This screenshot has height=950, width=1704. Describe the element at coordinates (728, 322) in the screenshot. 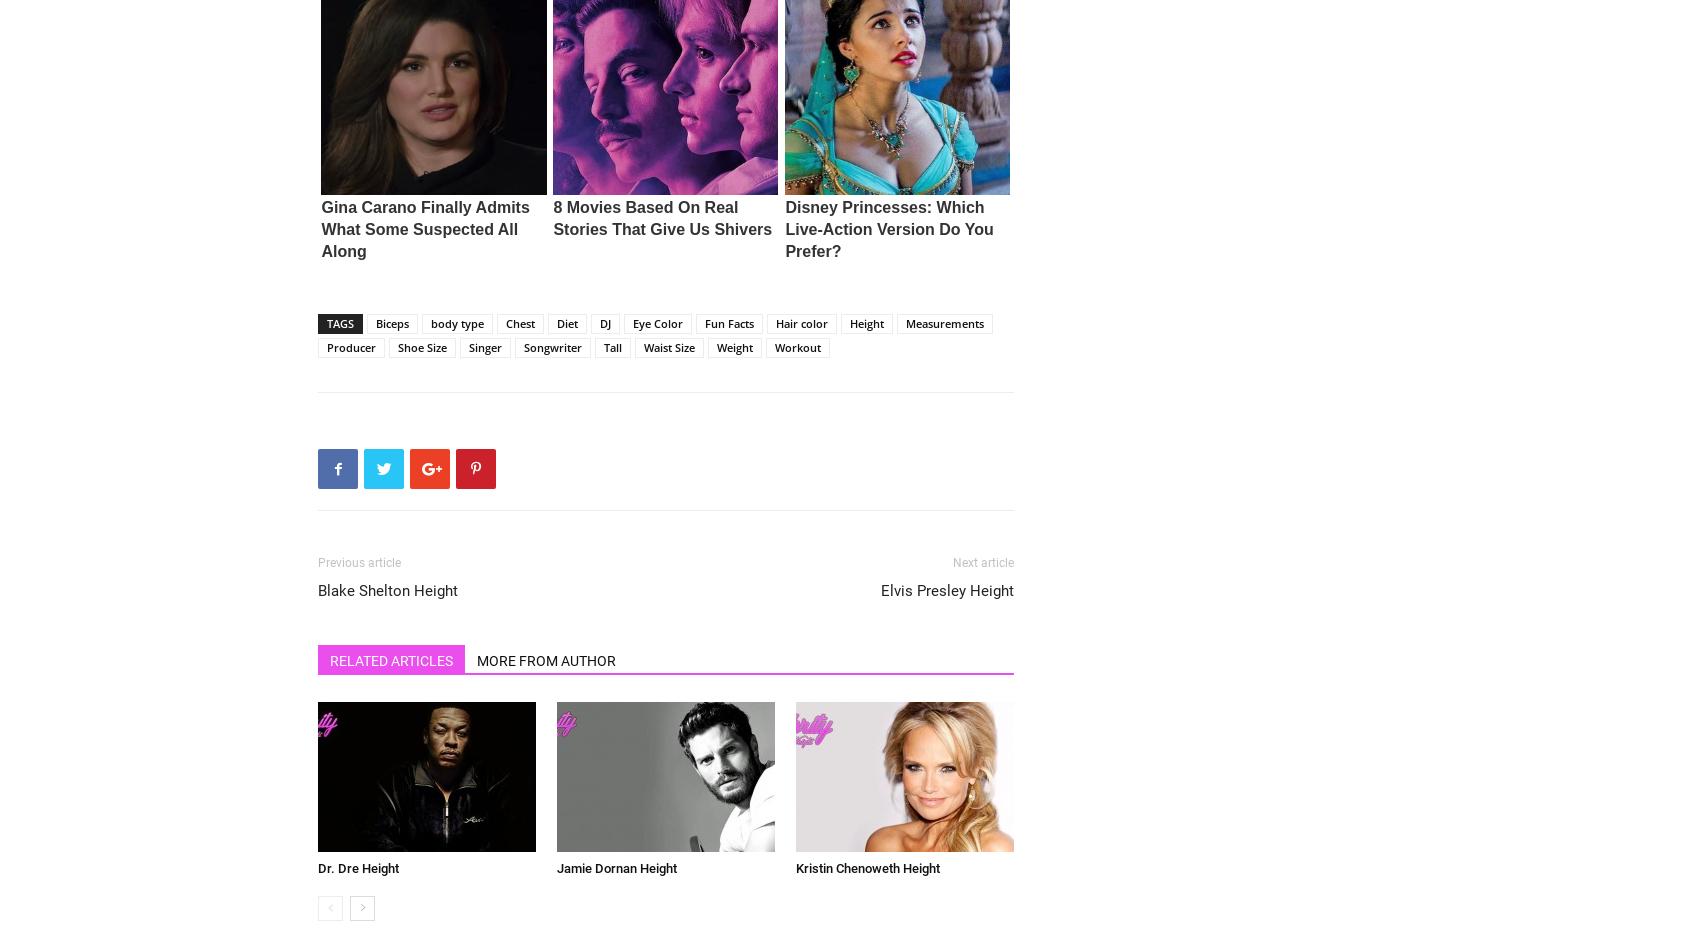

I see `'Fun Facts'` at that location.